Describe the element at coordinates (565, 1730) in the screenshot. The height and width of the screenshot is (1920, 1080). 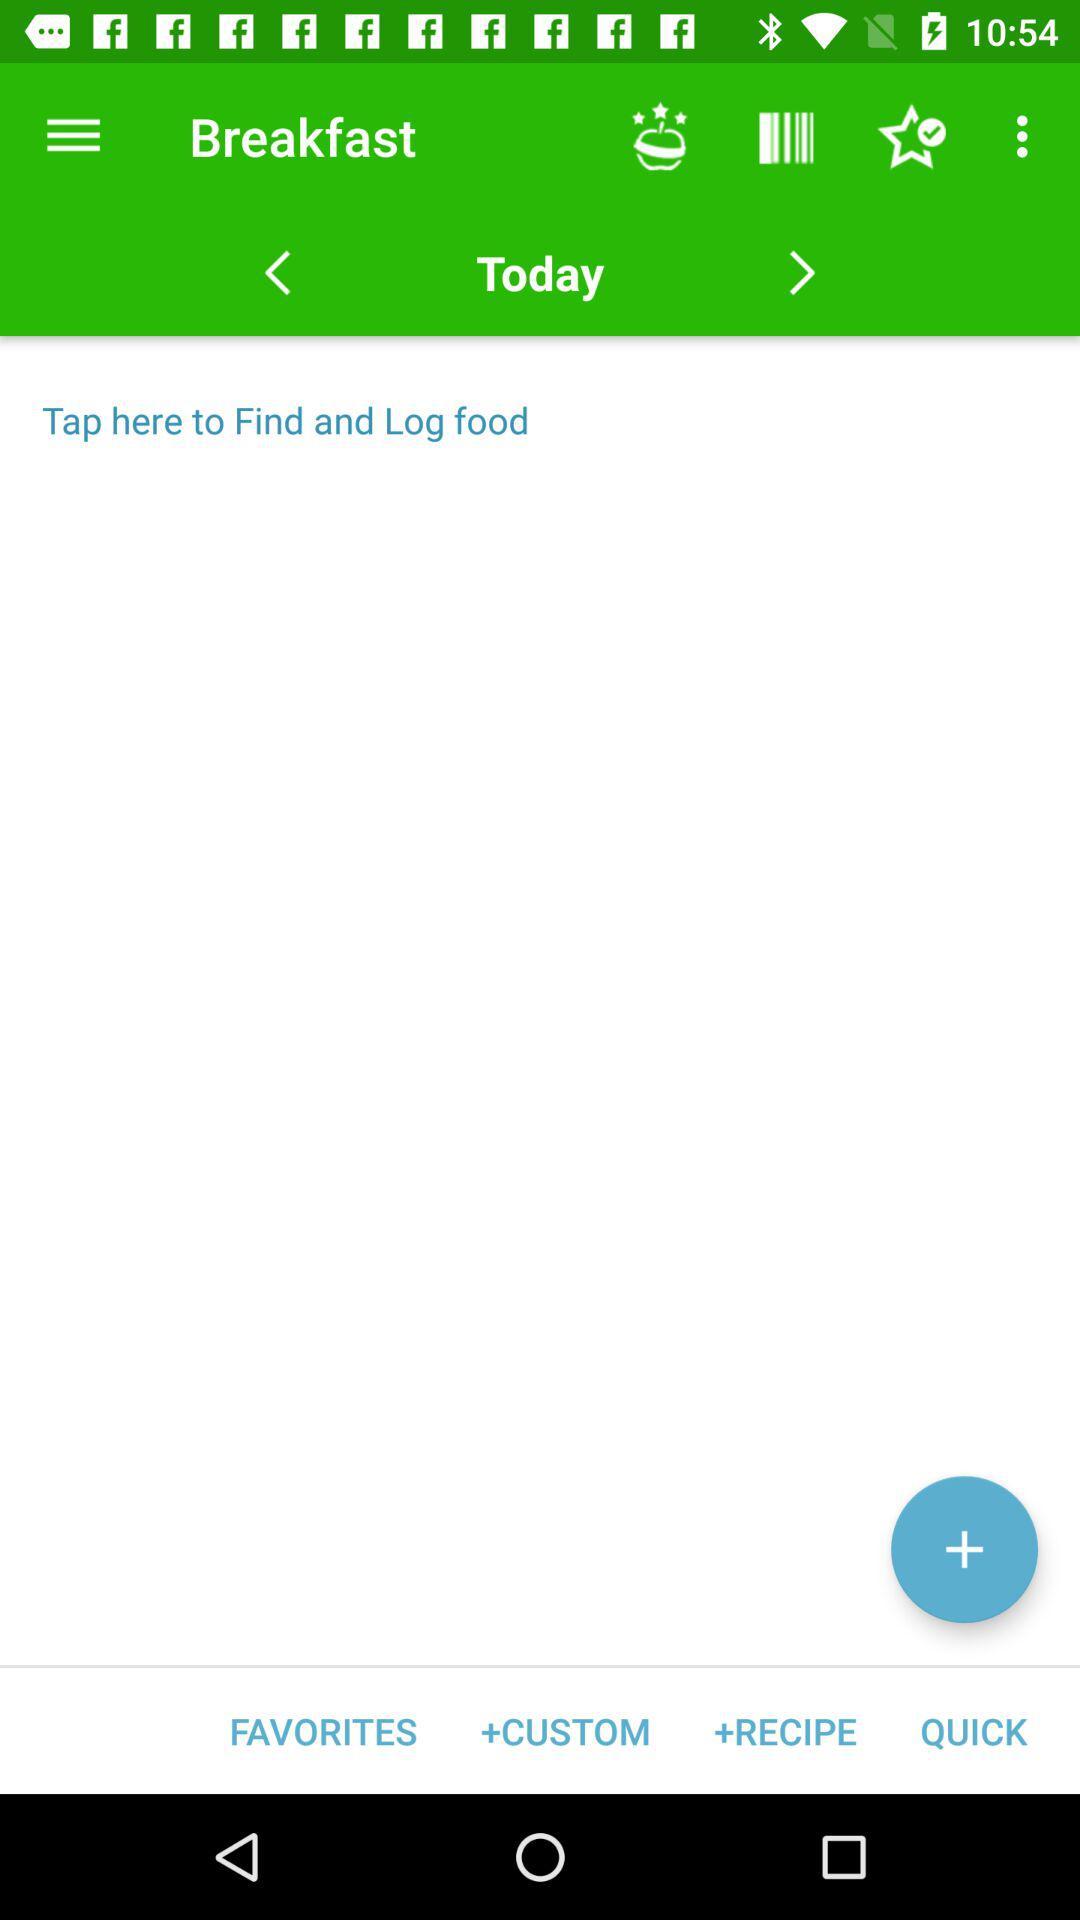
I see `the icon next to +recipe` at that location.